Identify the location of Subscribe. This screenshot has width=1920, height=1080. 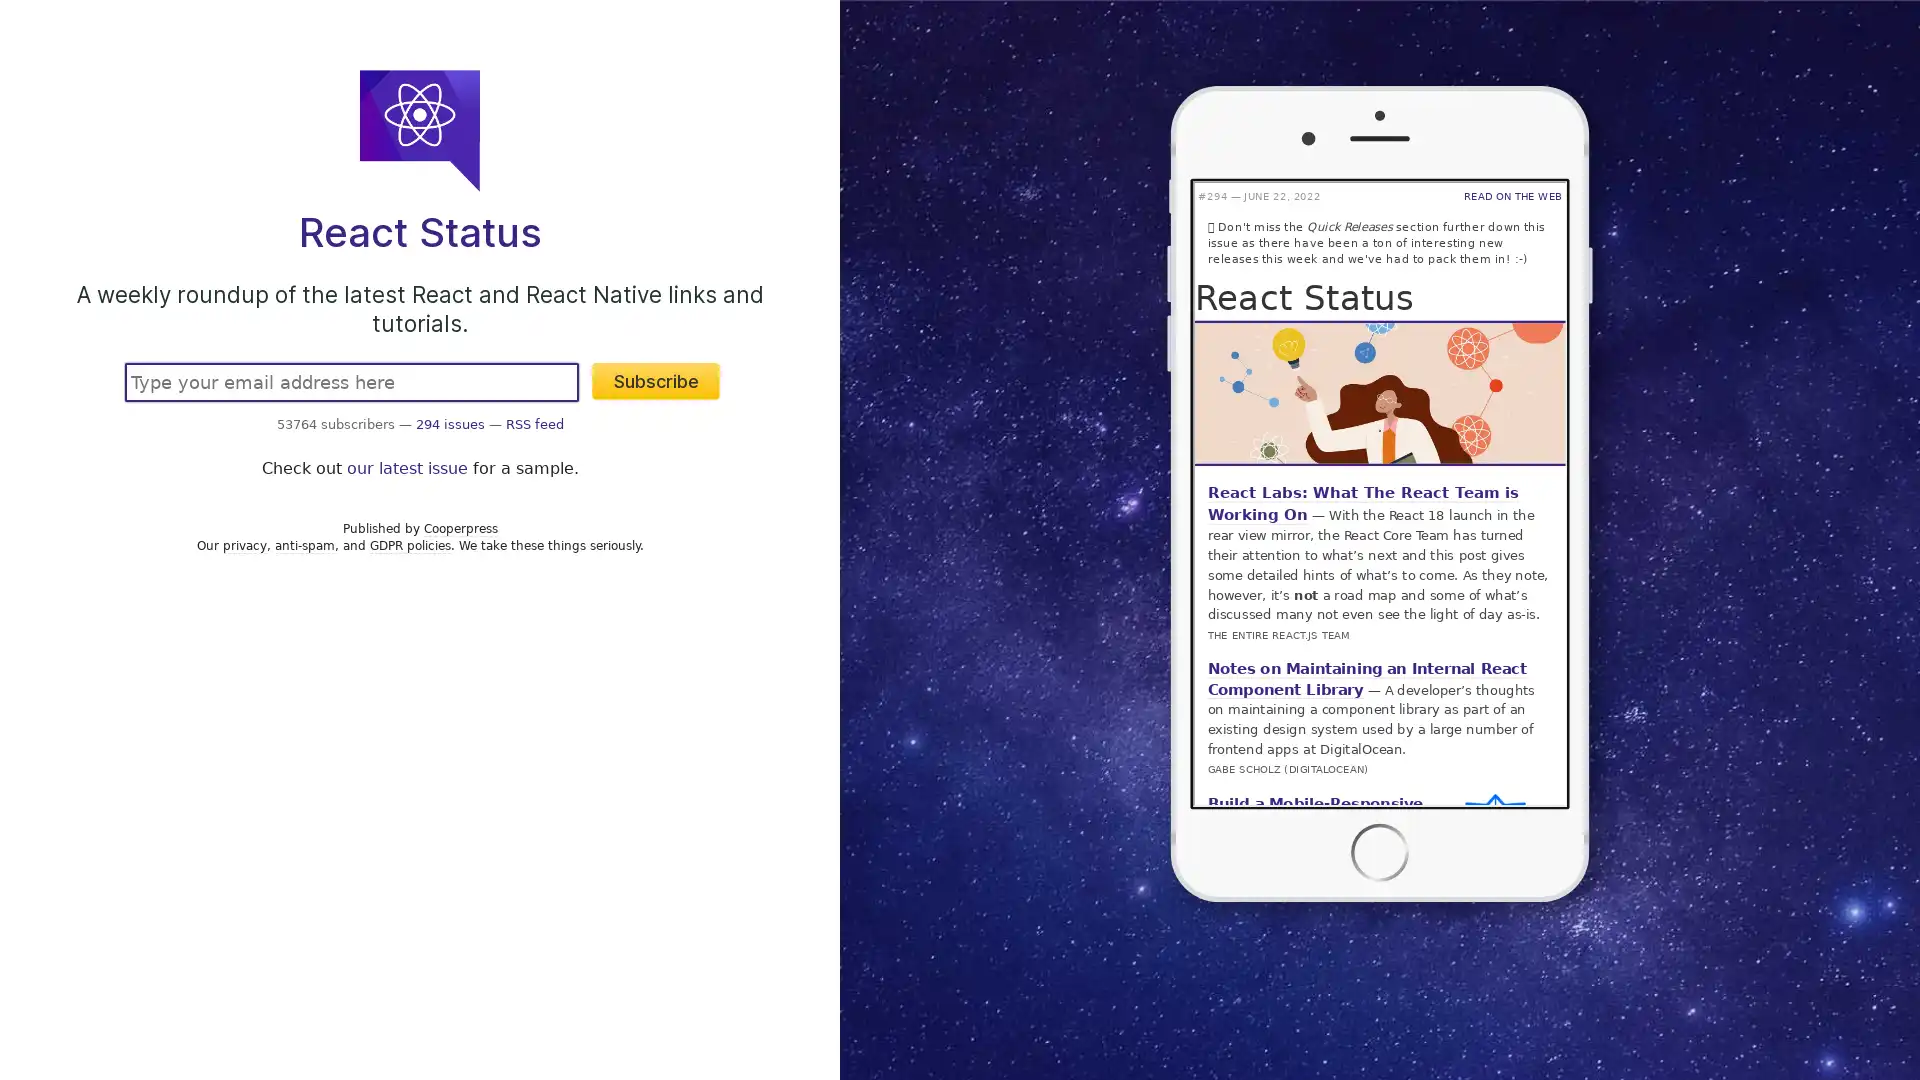
(656, 381).